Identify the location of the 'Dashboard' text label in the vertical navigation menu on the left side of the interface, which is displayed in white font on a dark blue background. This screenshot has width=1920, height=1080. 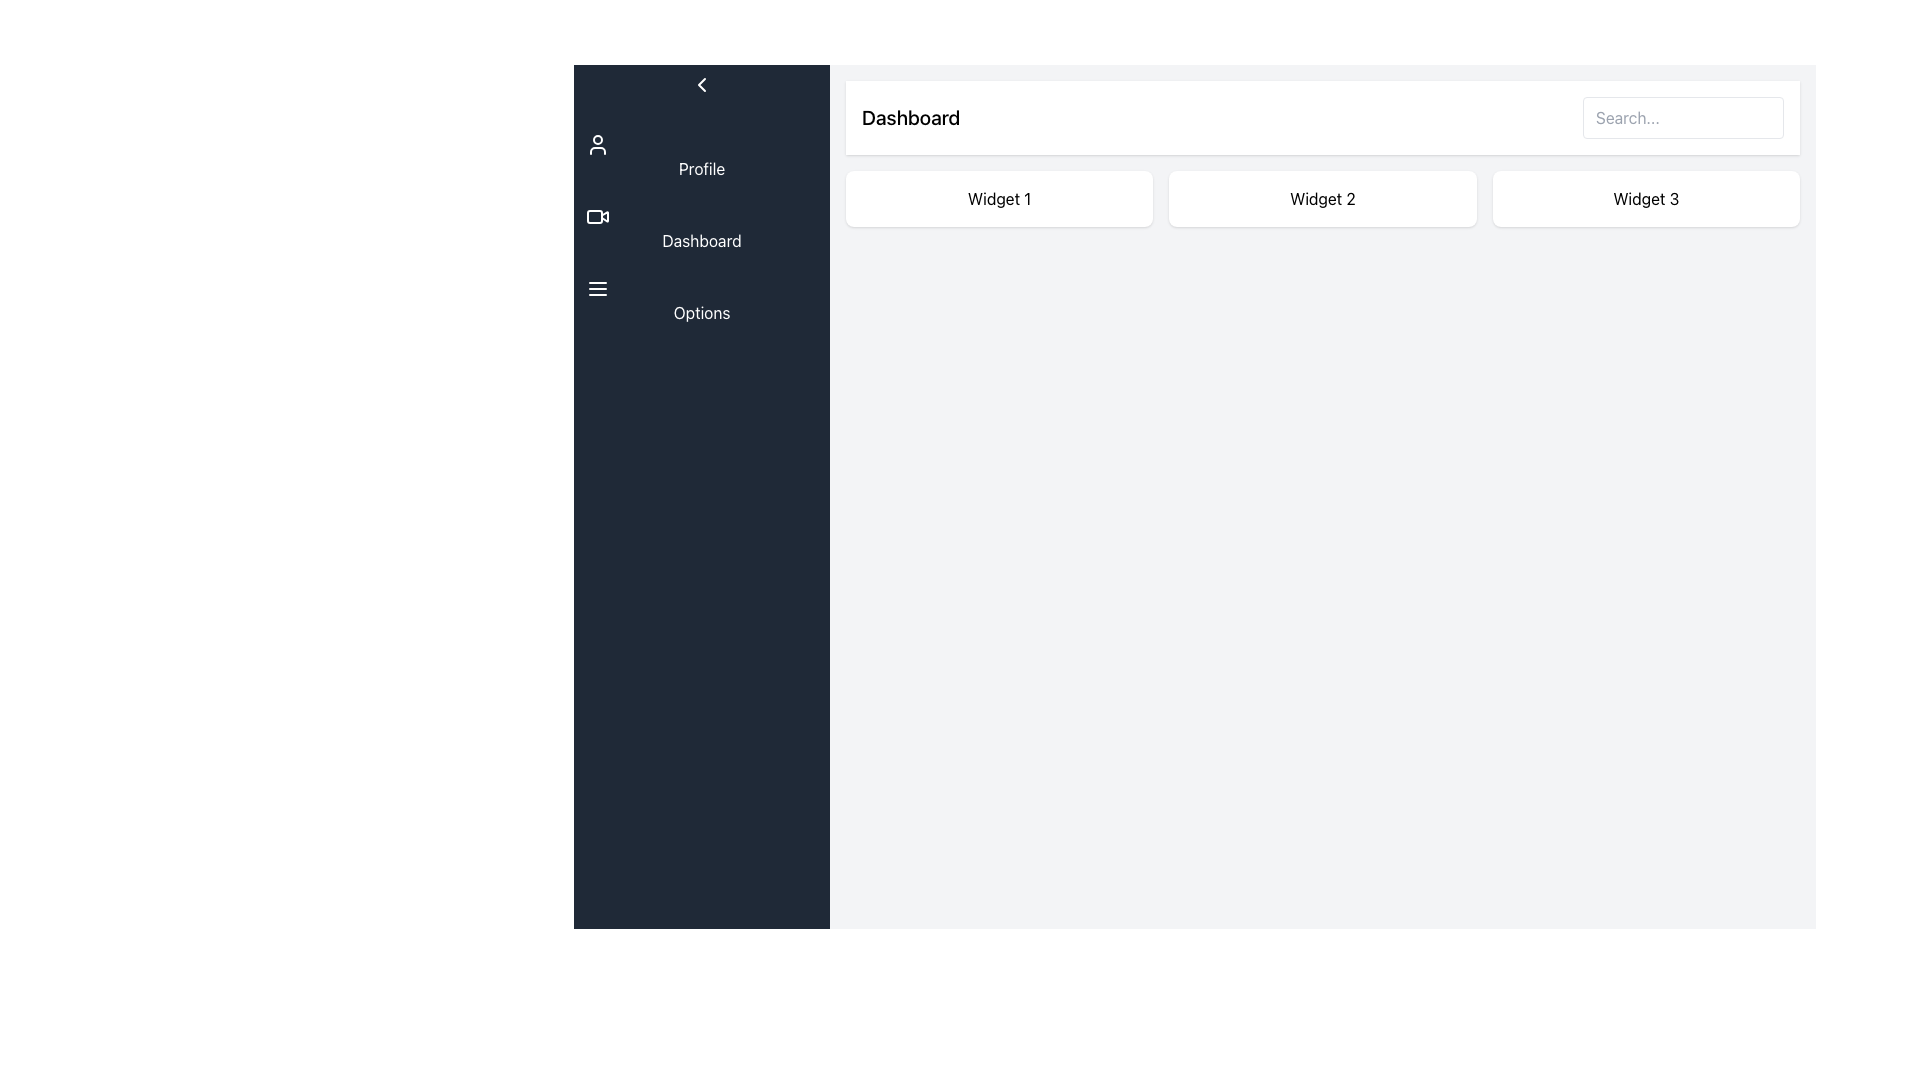
(701, 239).